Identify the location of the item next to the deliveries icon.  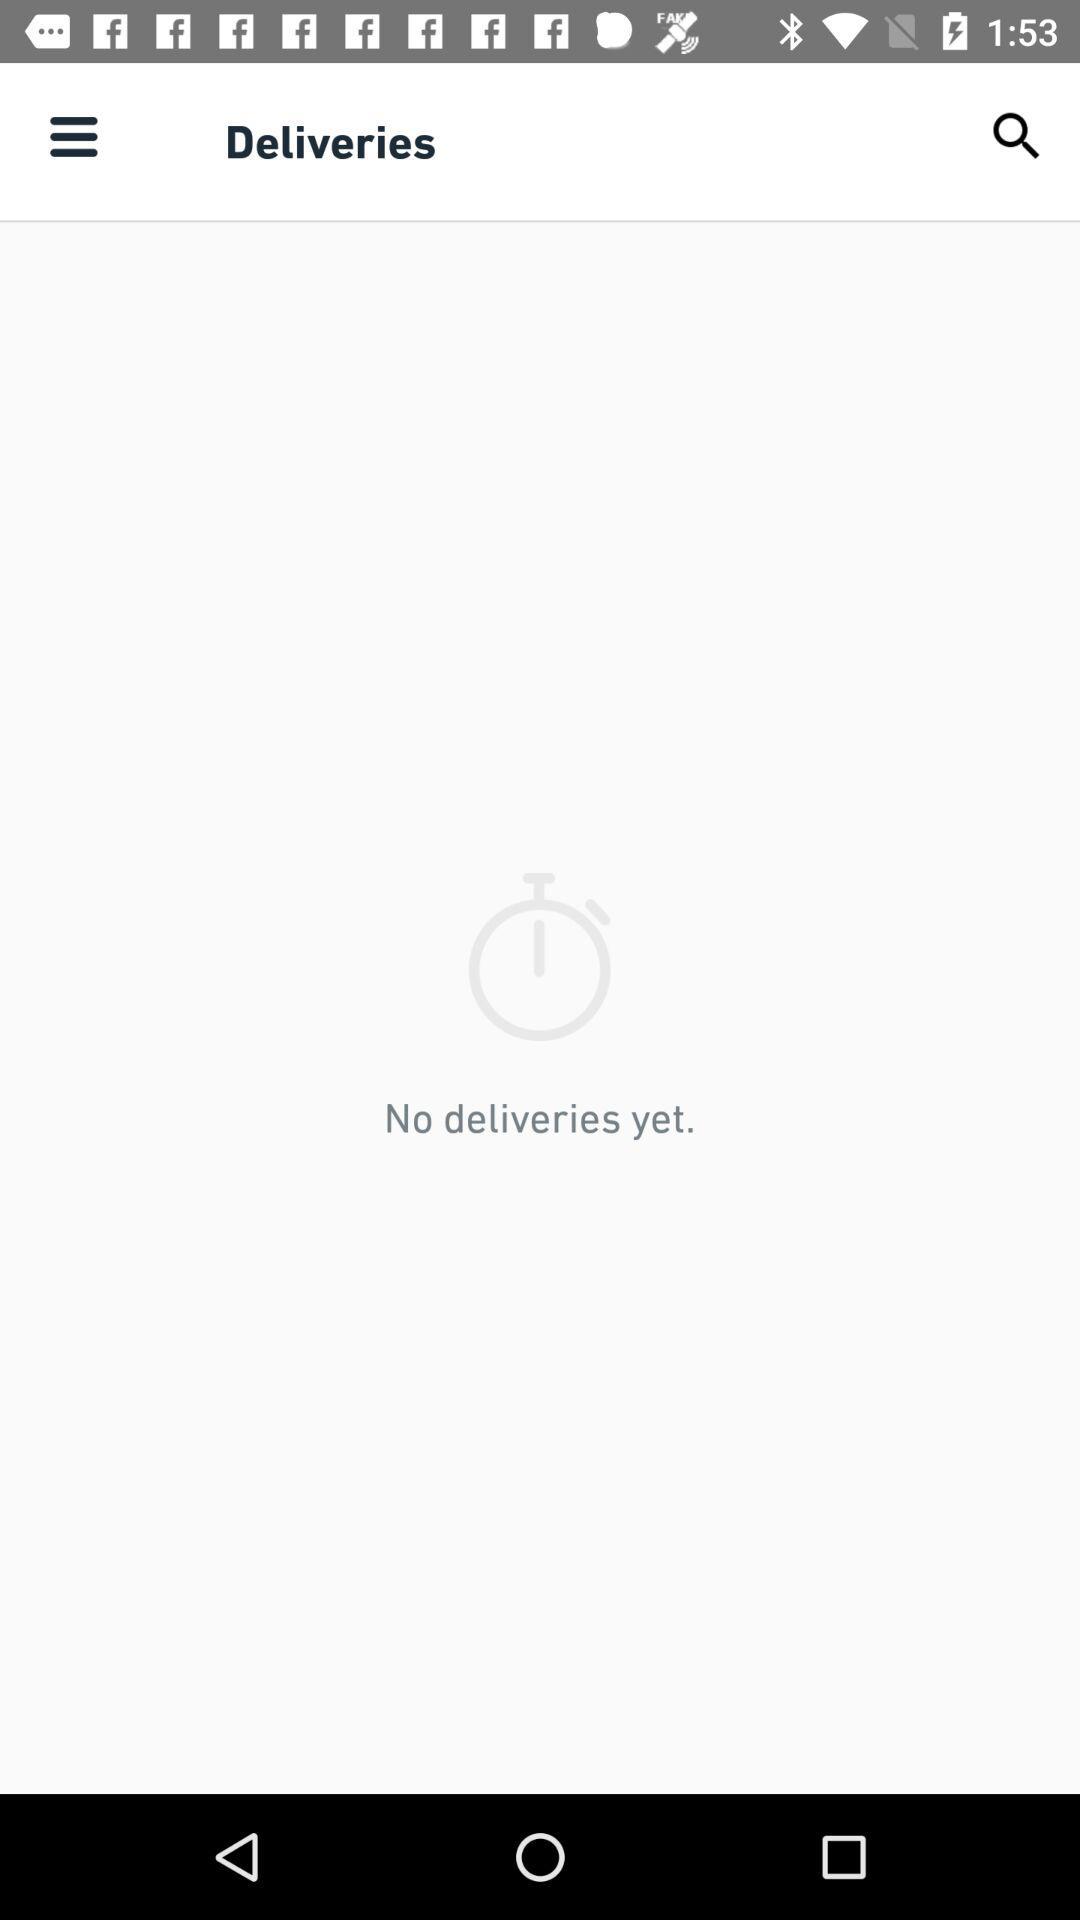
(1017, 135).